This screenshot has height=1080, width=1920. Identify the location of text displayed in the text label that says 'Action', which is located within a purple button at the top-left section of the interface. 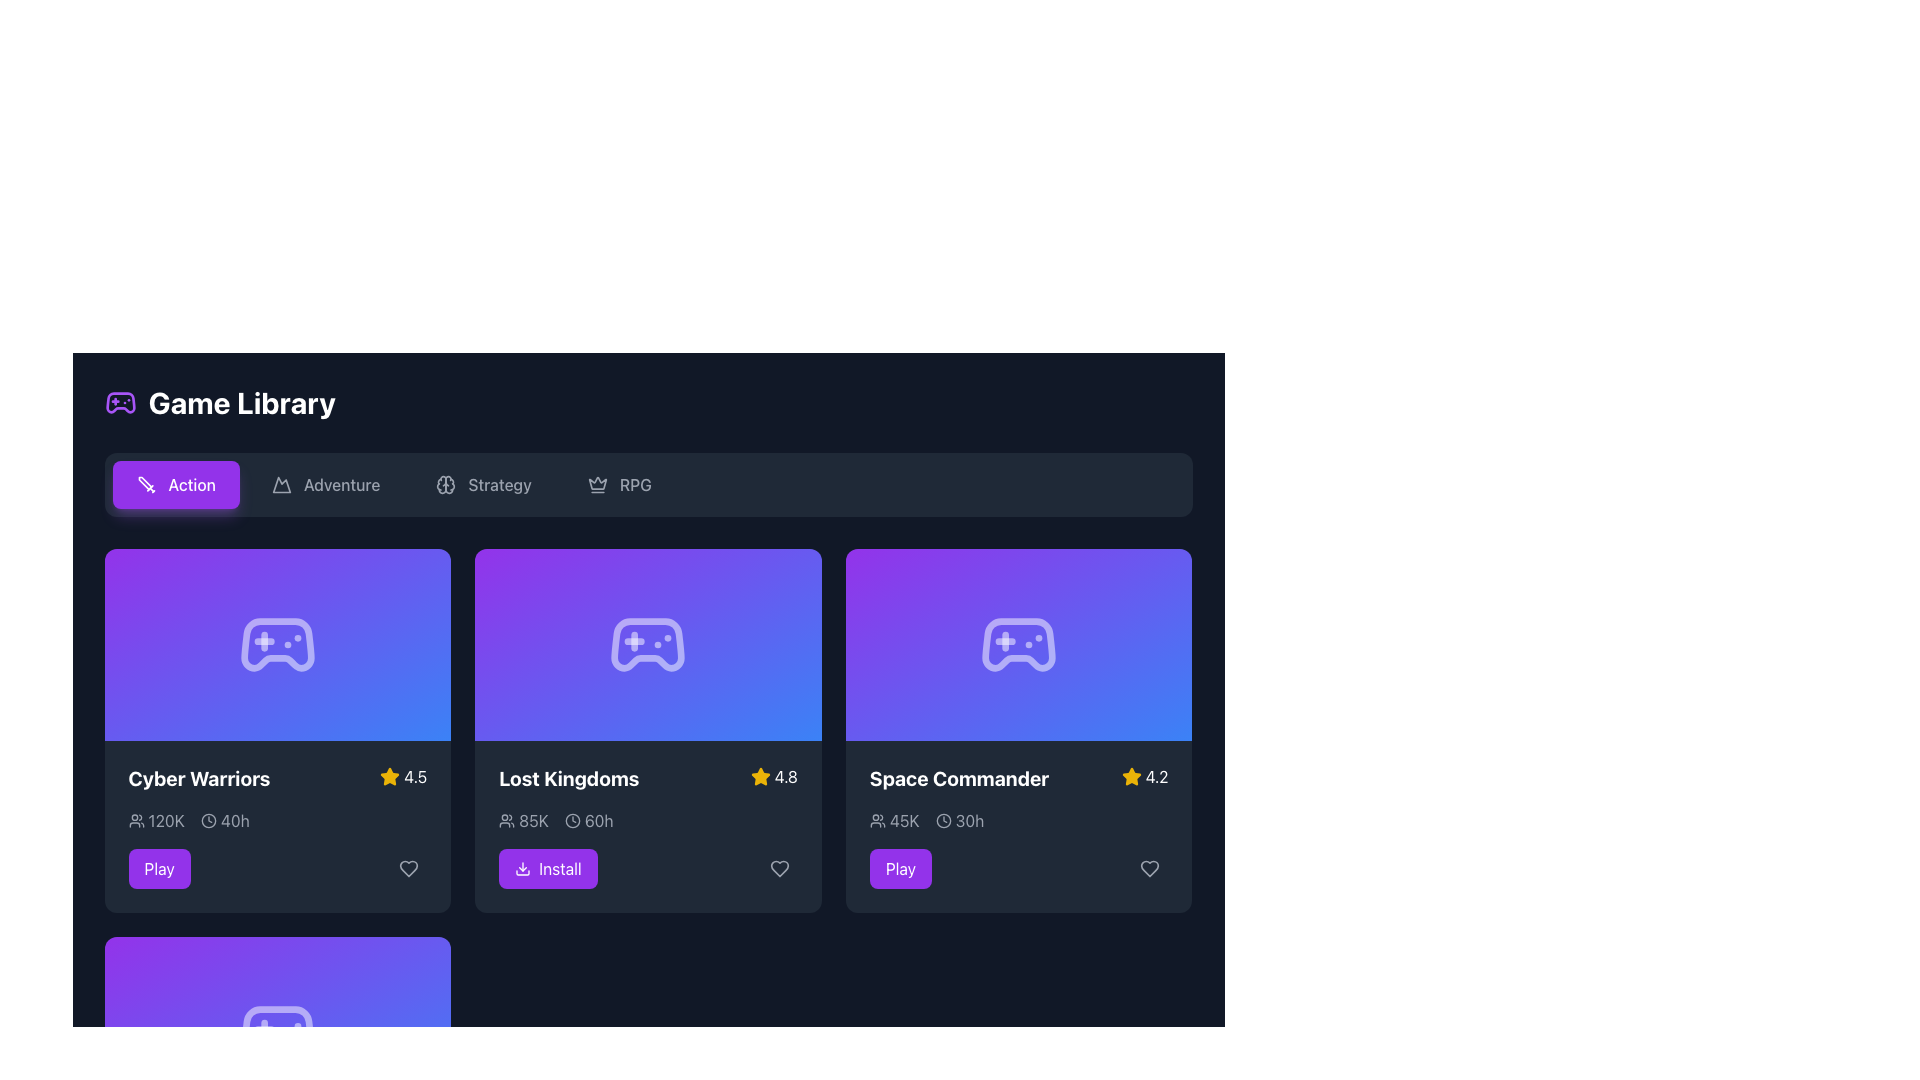
(192, 485).